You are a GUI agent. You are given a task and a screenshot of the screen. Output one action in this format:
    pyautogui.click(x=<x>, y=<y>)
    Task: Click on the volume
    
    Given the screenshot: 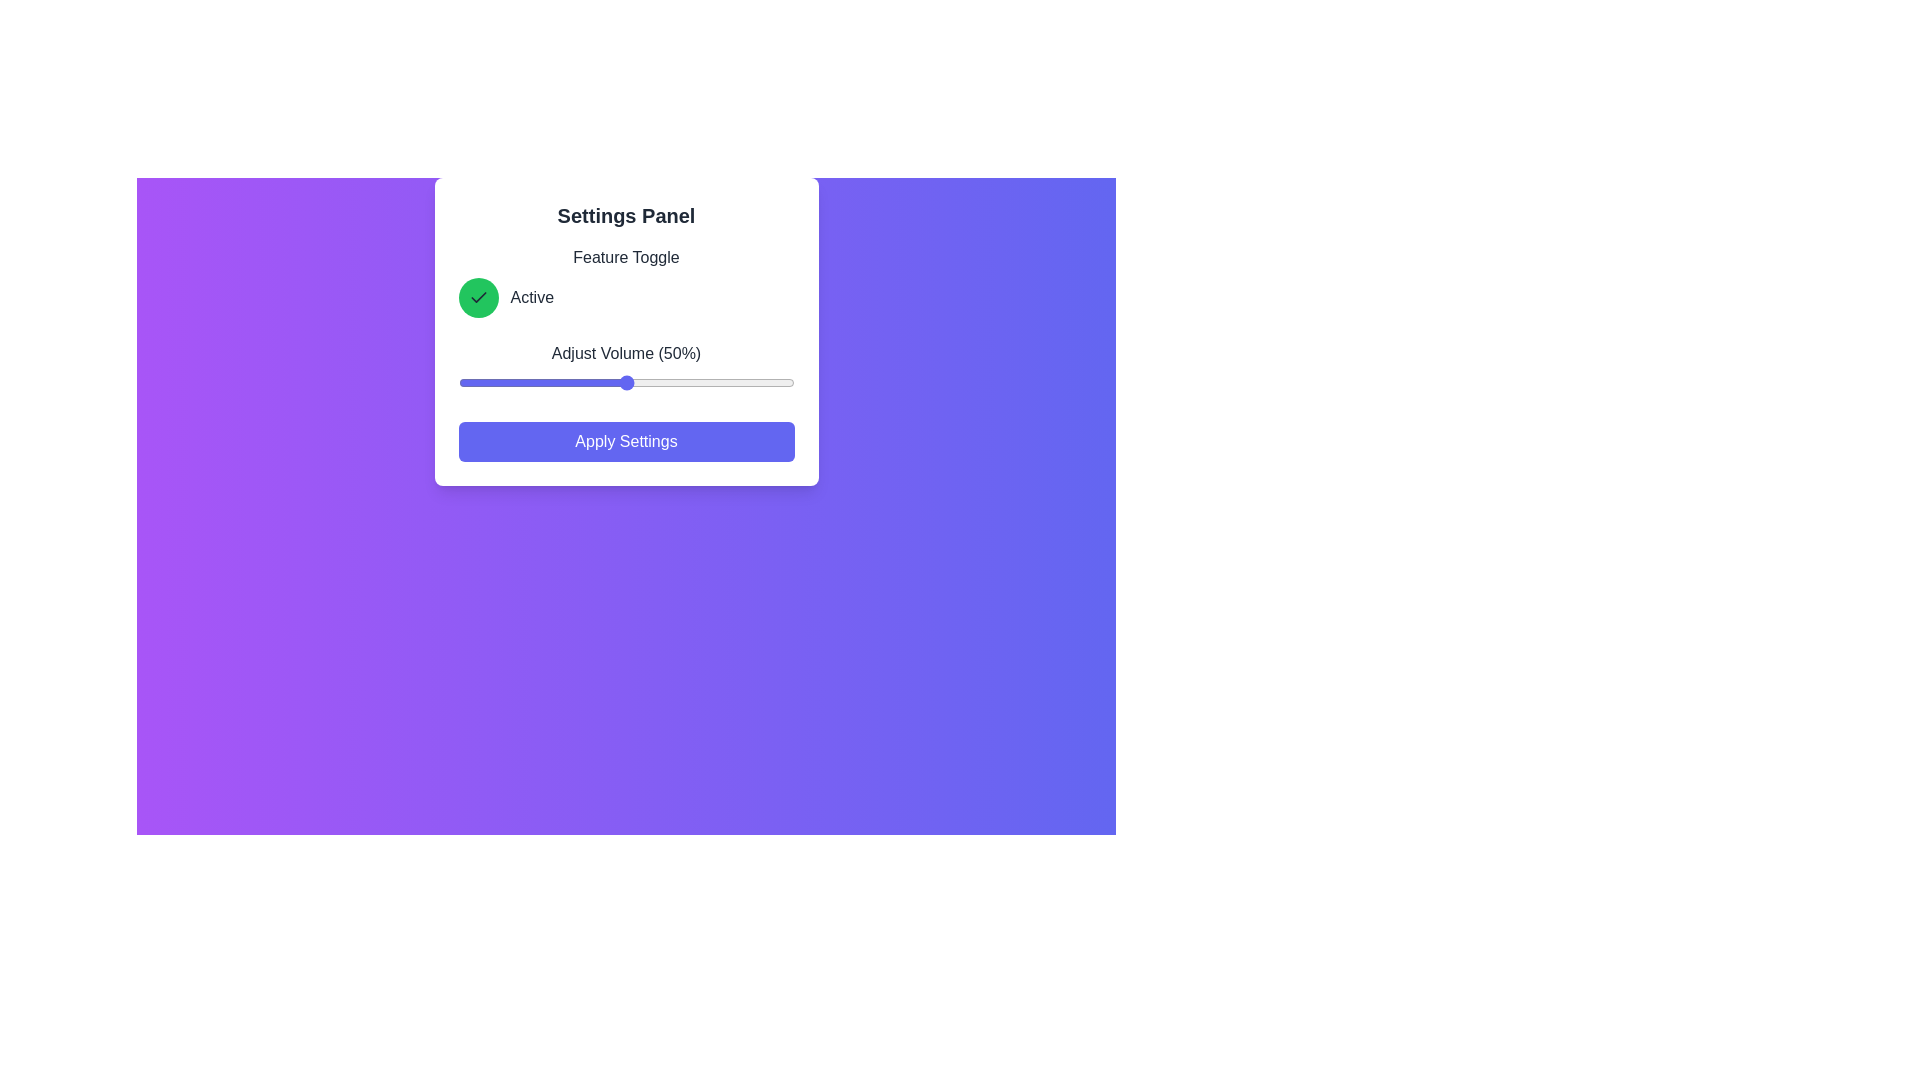 What is the action you would take?
    pyautogui.click(x=477, y=382)
    